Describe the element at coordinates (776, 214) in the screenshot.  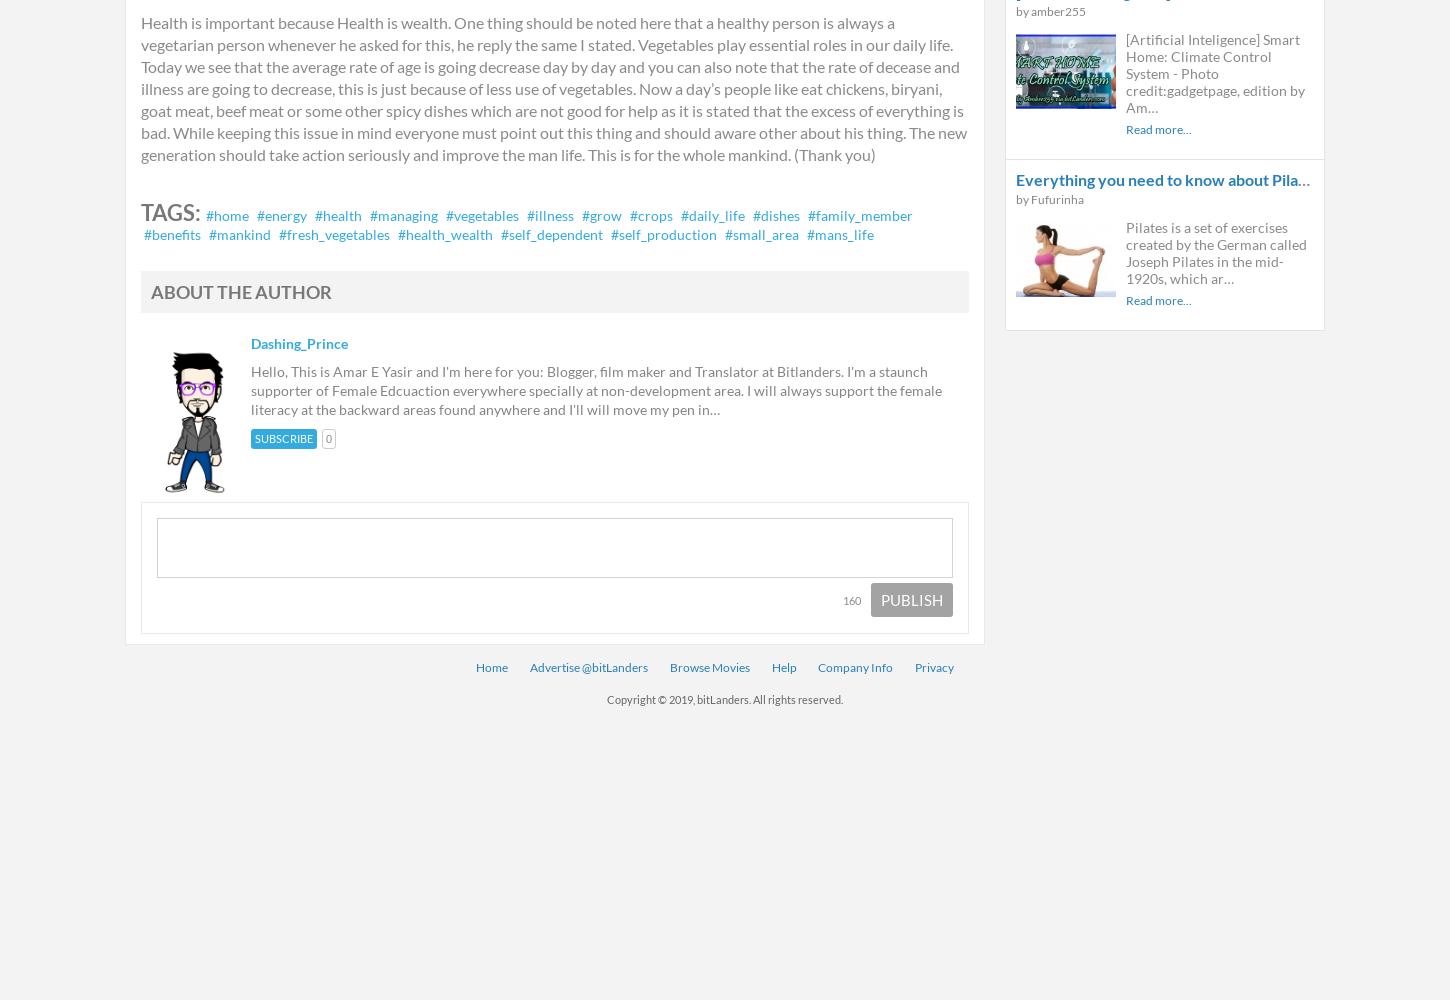
I see `'#dishes'` at that location.